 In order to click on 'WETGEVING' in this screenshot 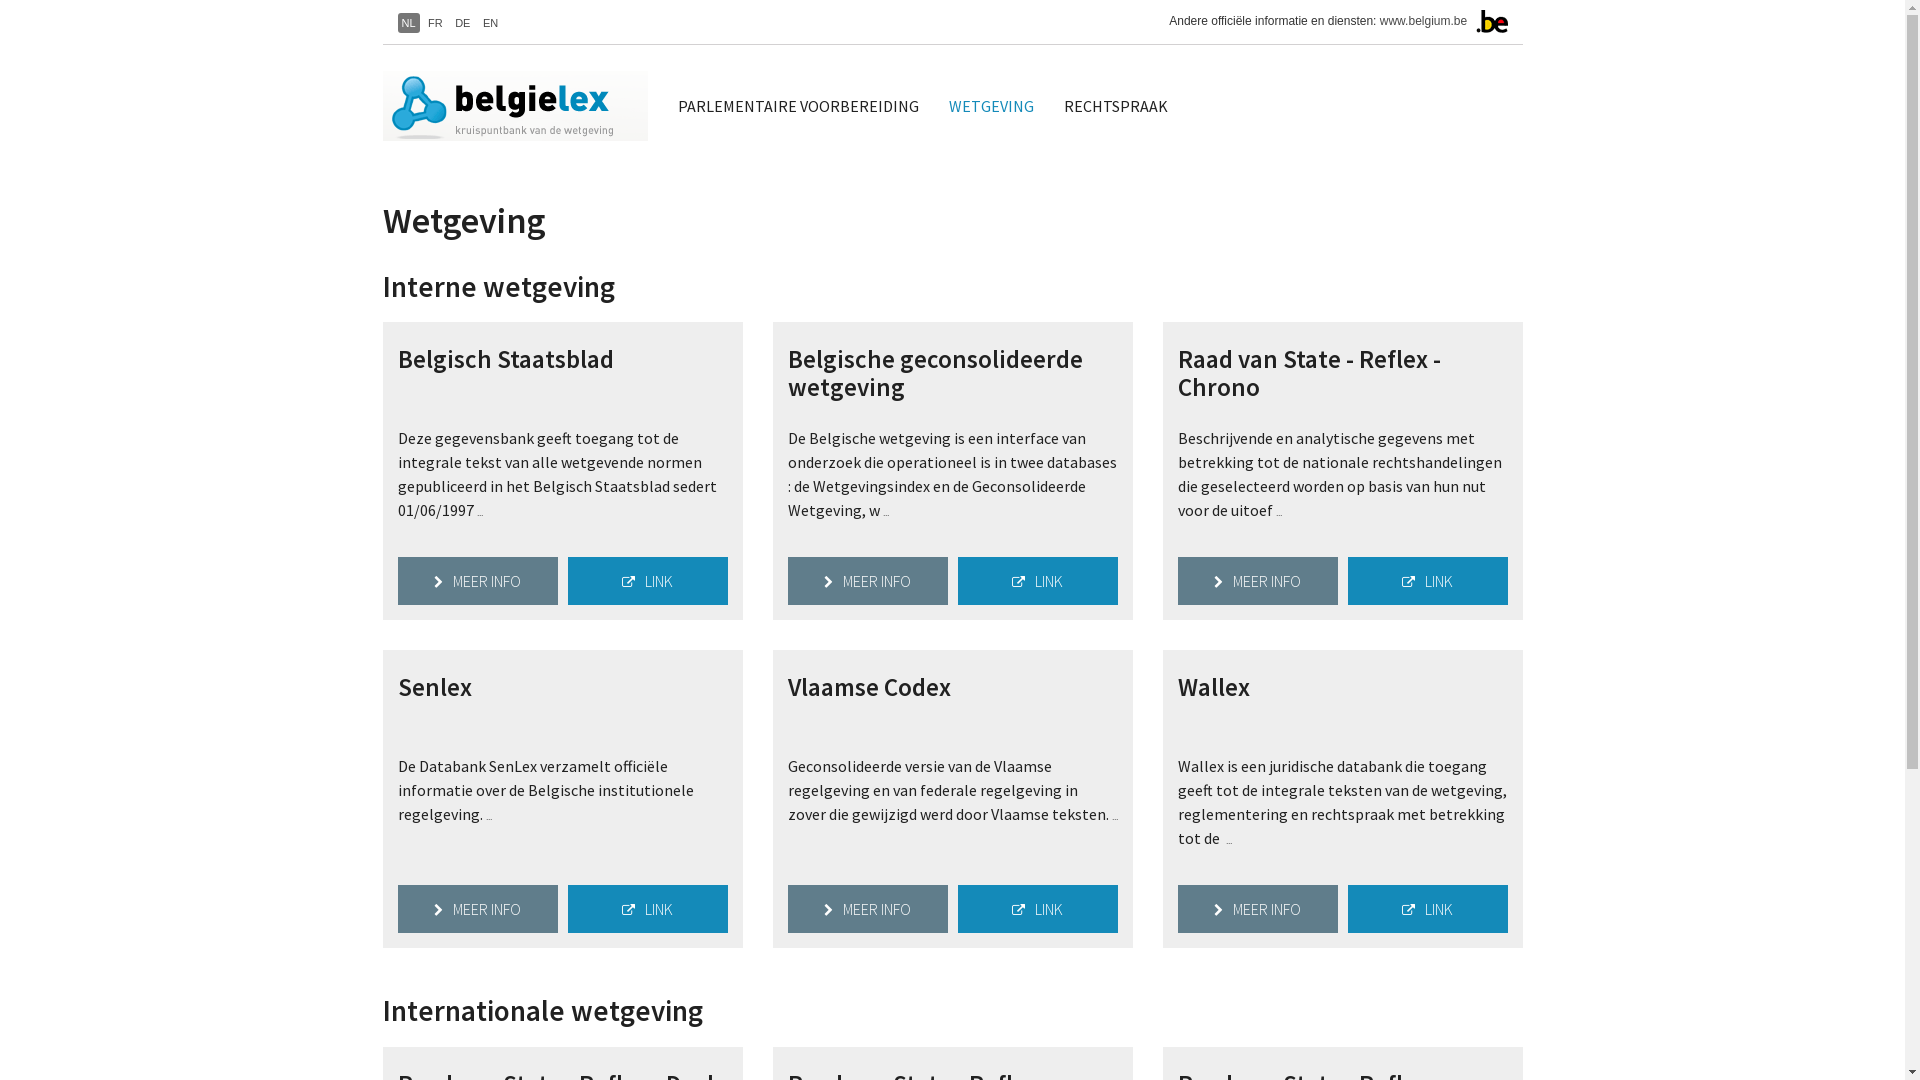, I will do `click(991, 105)`.